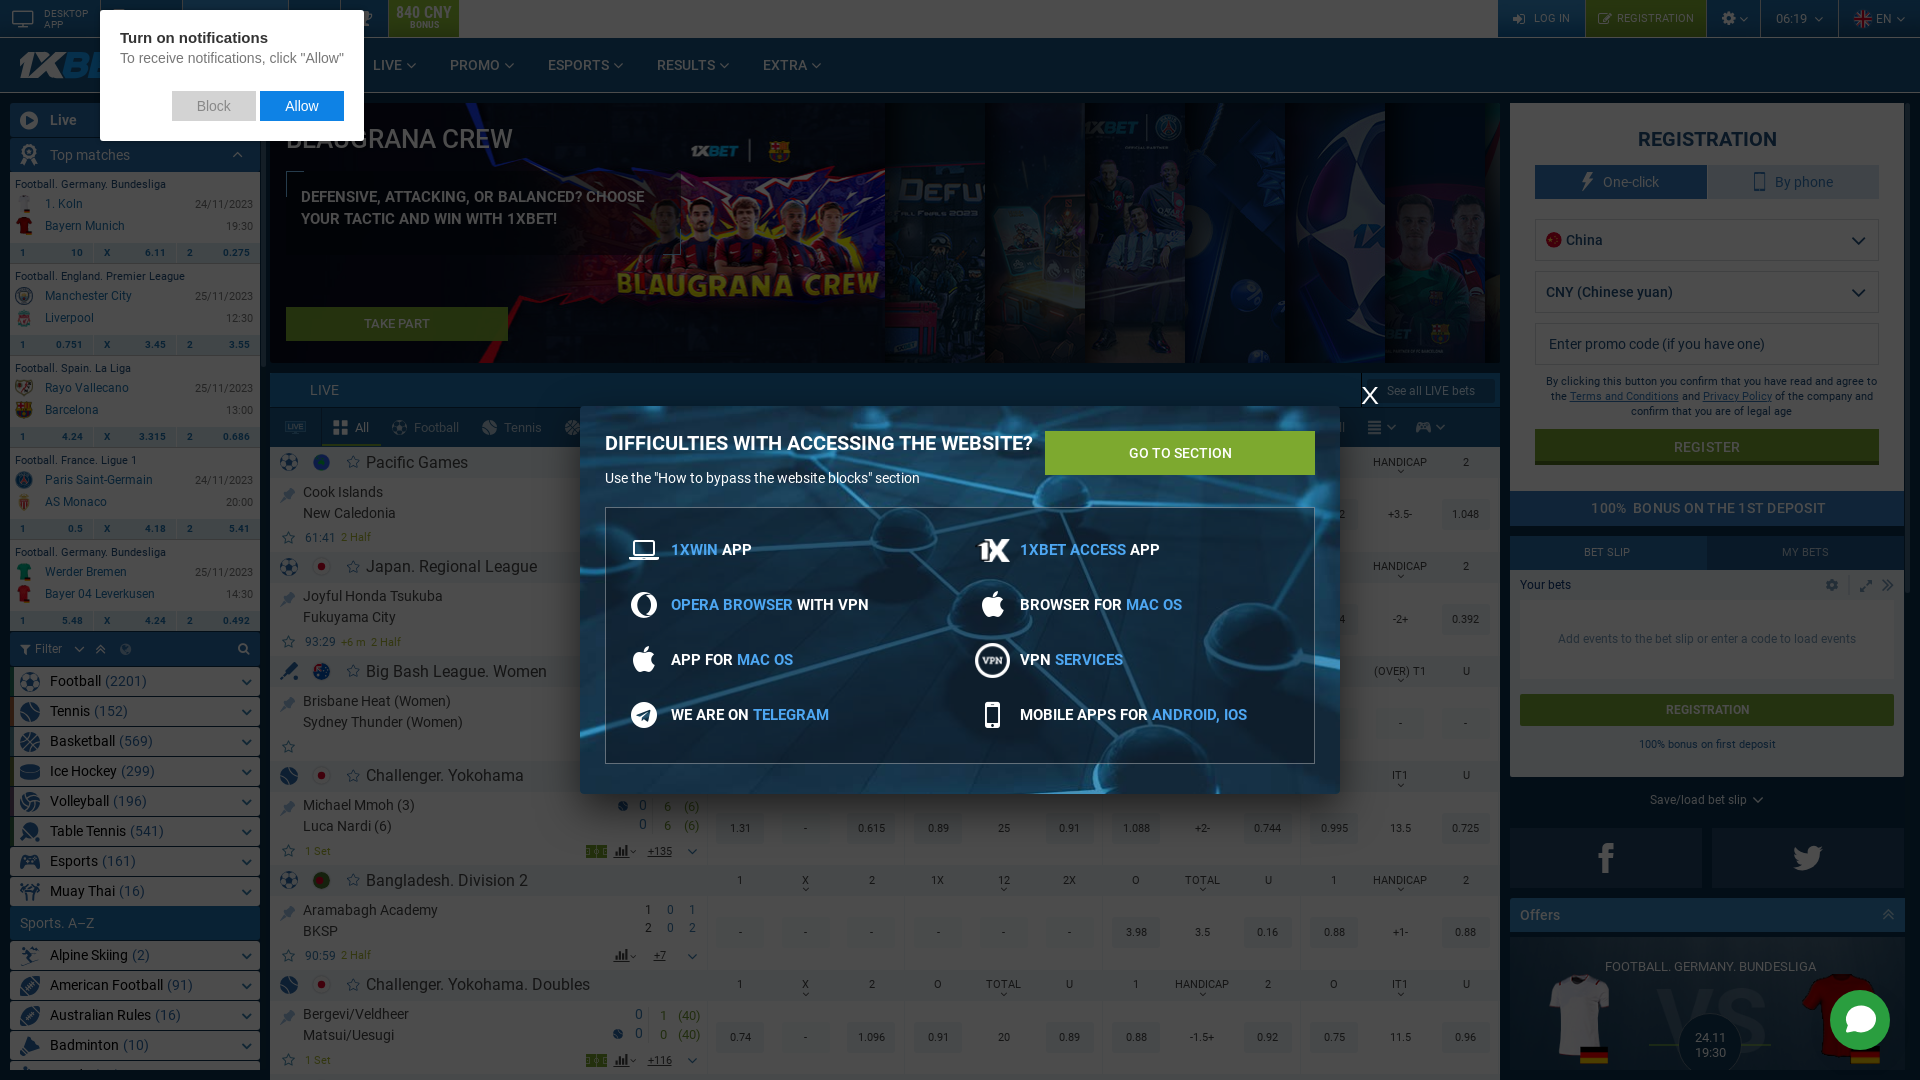 This screenshot has height=1080, width=1920. What do you see at coordinates (1534, 181) in the screenshot?
I see `'One-click'` at bounding box center [1534, 181].